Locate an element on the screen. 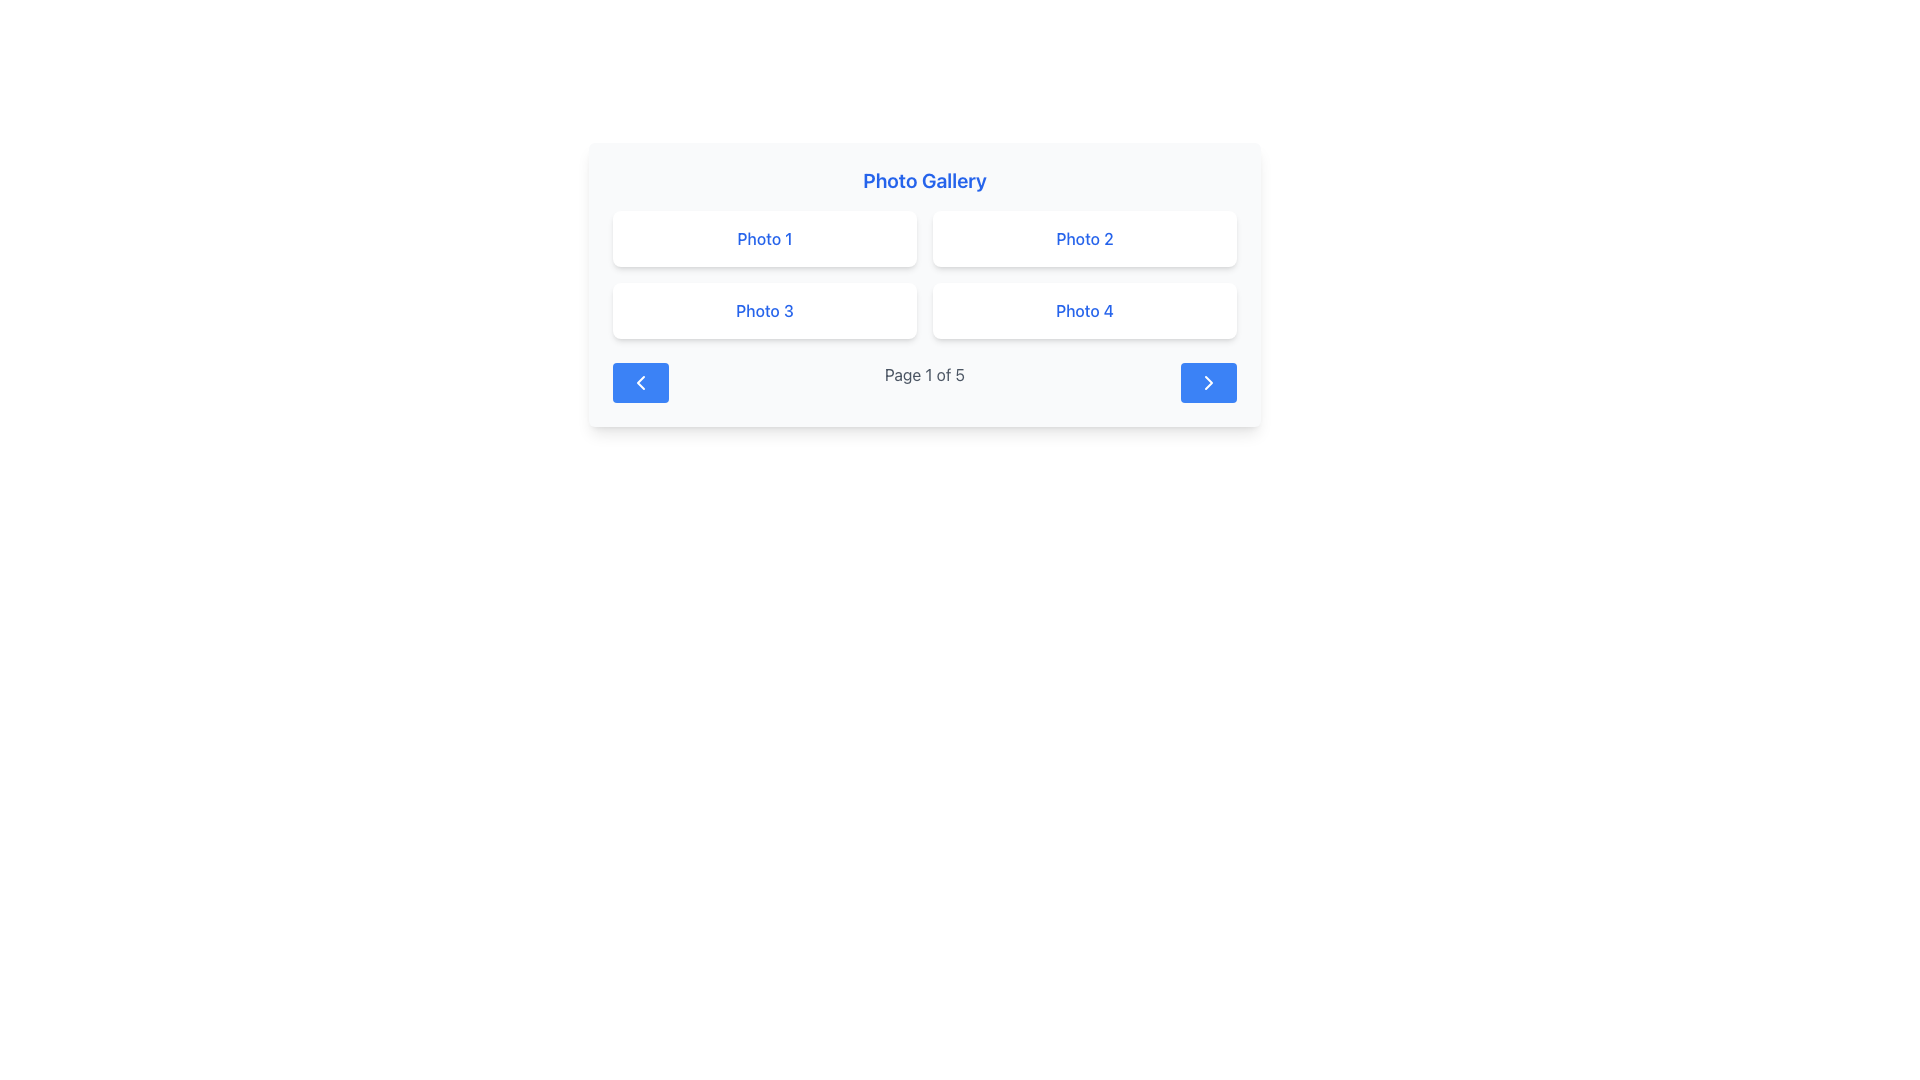 The image size is (1920, 1080). text label displaying 'Photo 3' in blue font located in the bottom-left photo box of the photo gallery section is located at coordinates (763, 311).